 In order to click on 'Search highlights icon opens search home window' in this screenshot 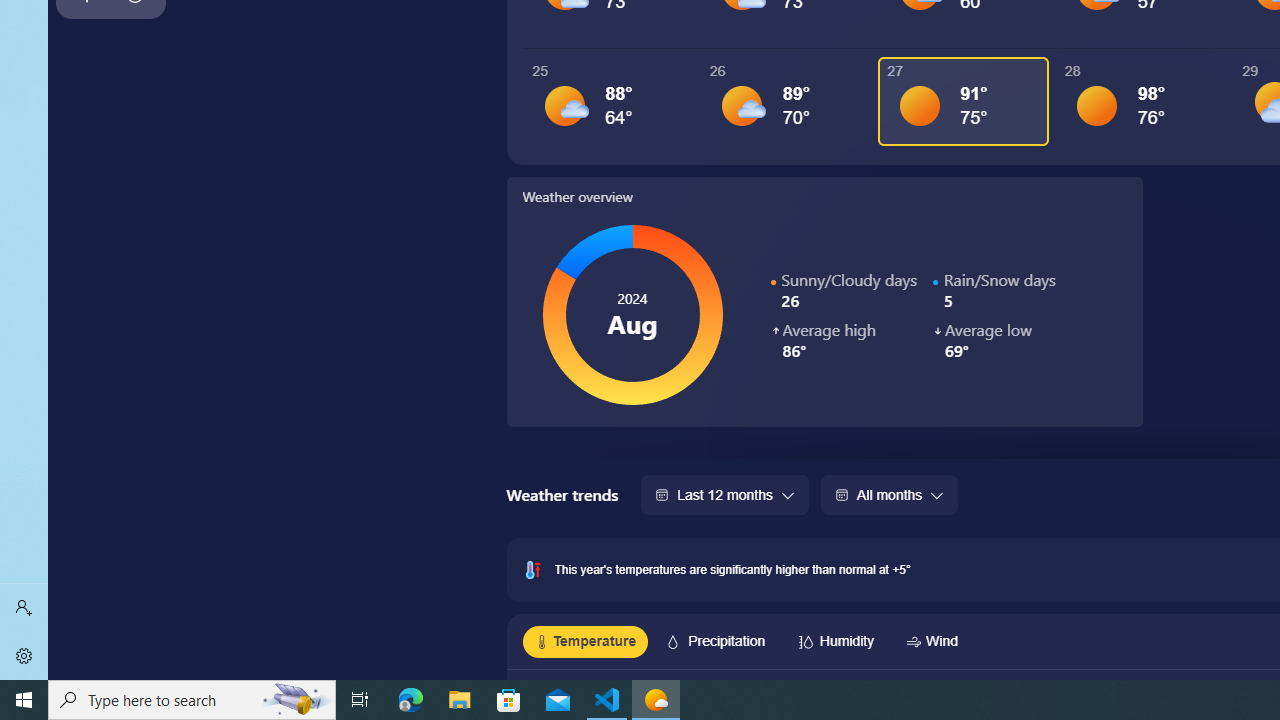, I will do `click(294, 698)`.